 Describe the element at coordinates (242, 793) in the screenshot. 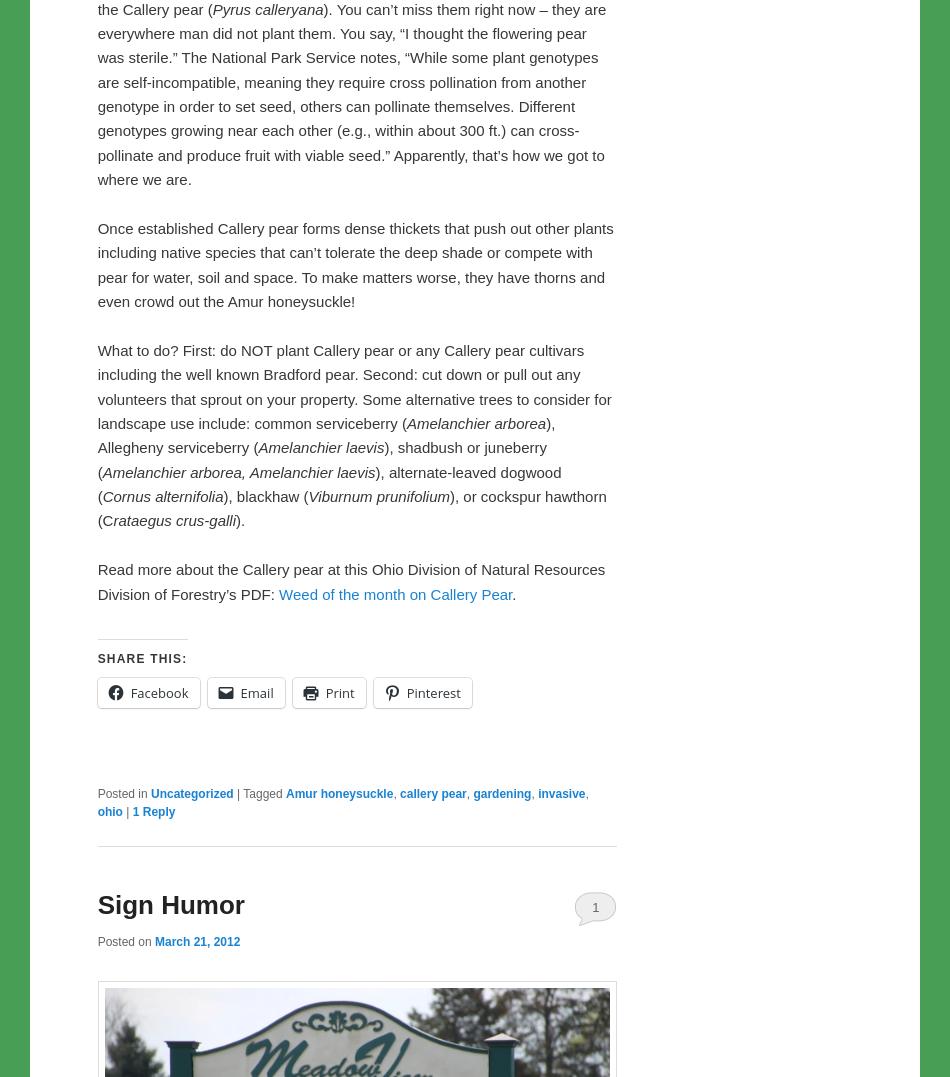

I see `'Tagged'` at that location.